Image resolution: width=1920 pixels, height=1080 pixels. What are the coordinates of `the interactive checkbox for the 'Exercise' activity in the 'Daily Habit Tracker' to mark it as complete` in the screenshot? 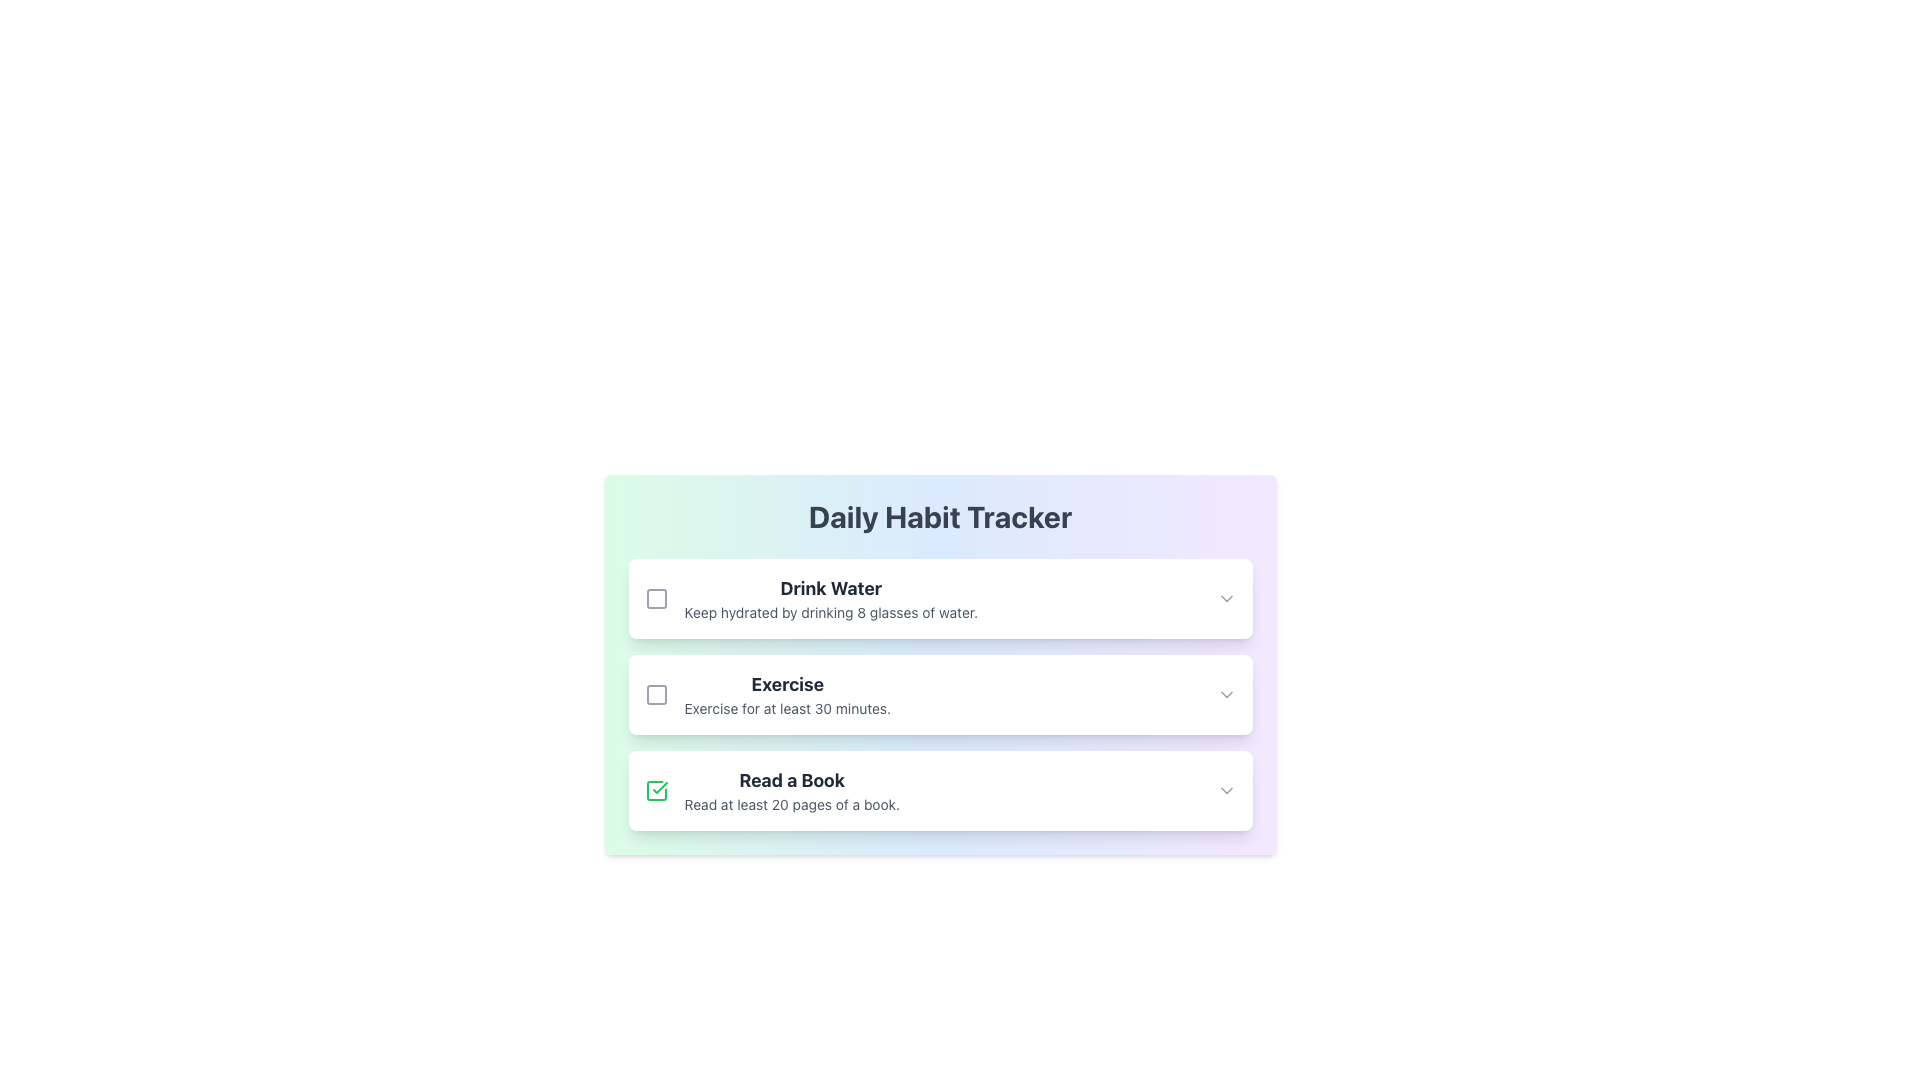 It's located at (656, 693).